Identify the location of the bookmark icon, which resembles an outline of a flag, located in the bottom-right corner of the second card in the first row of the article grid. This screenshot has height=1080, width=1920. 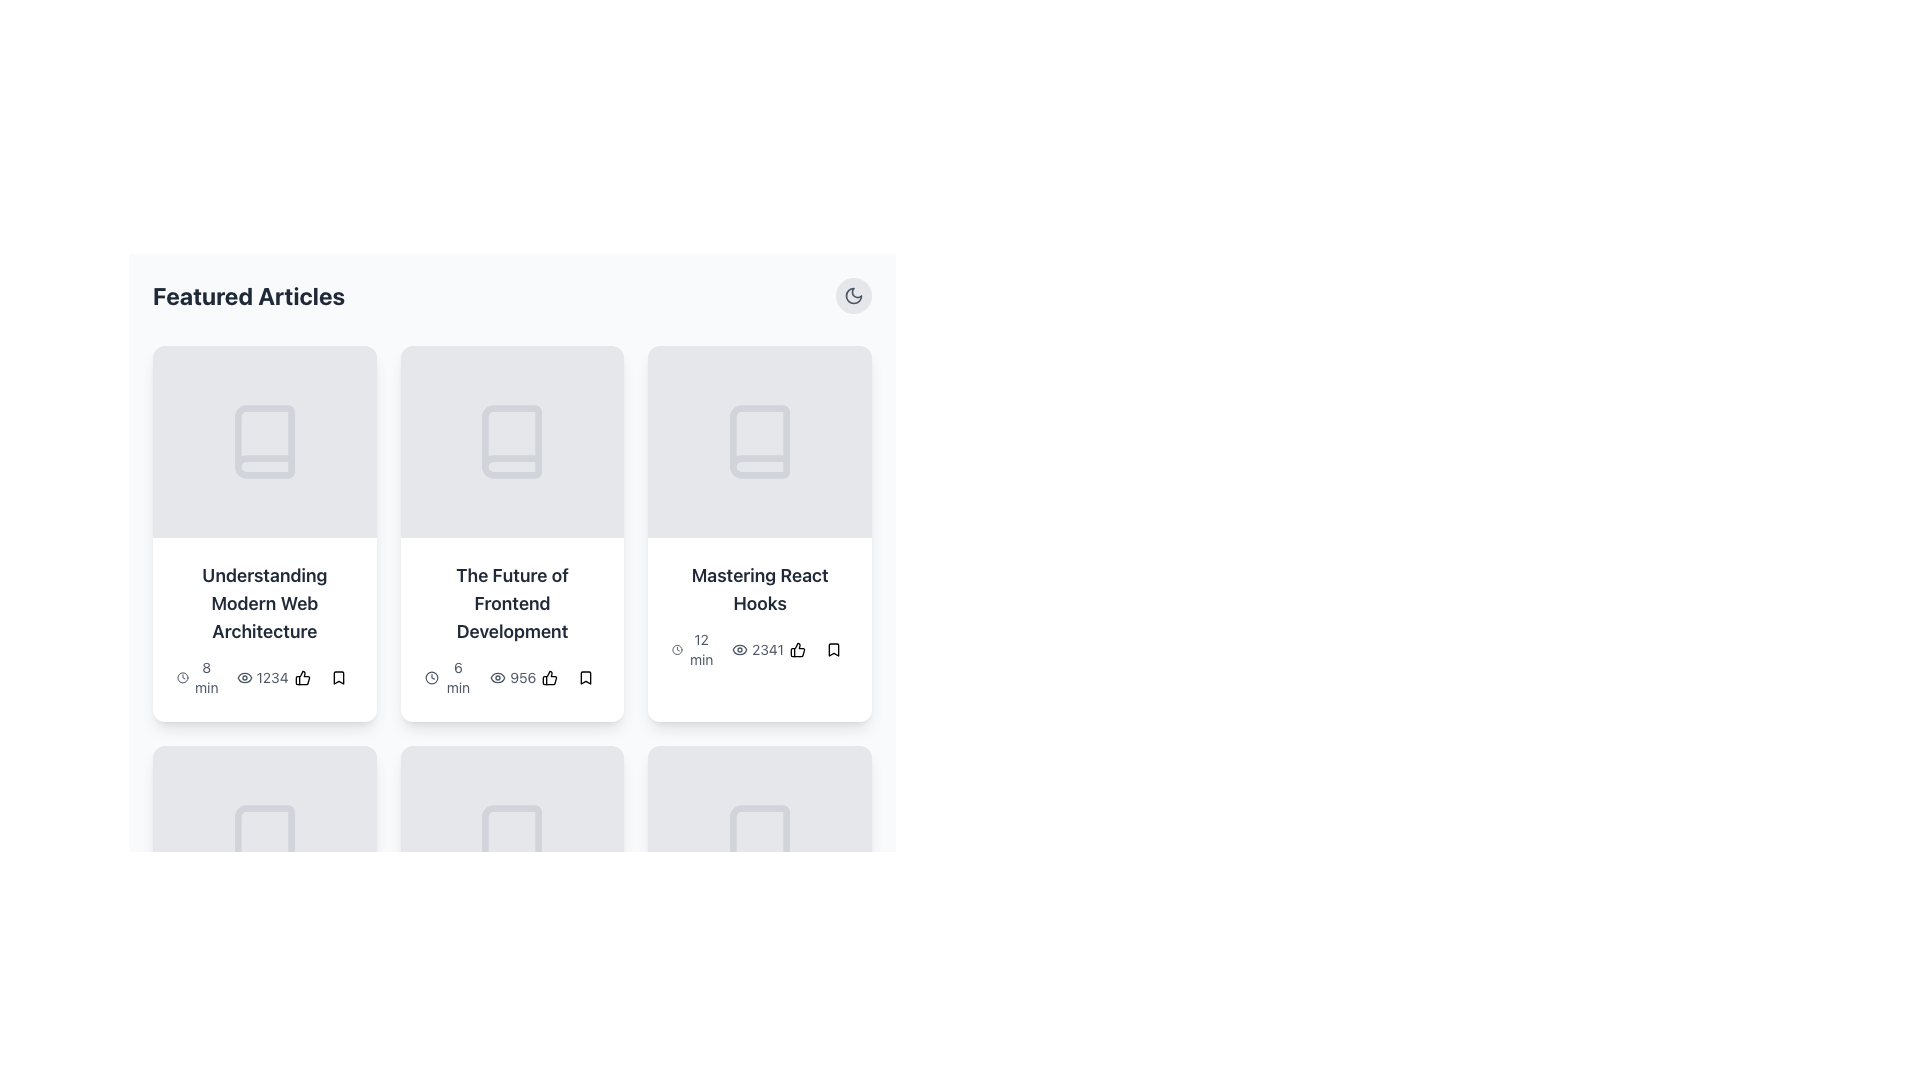
(585, 677).